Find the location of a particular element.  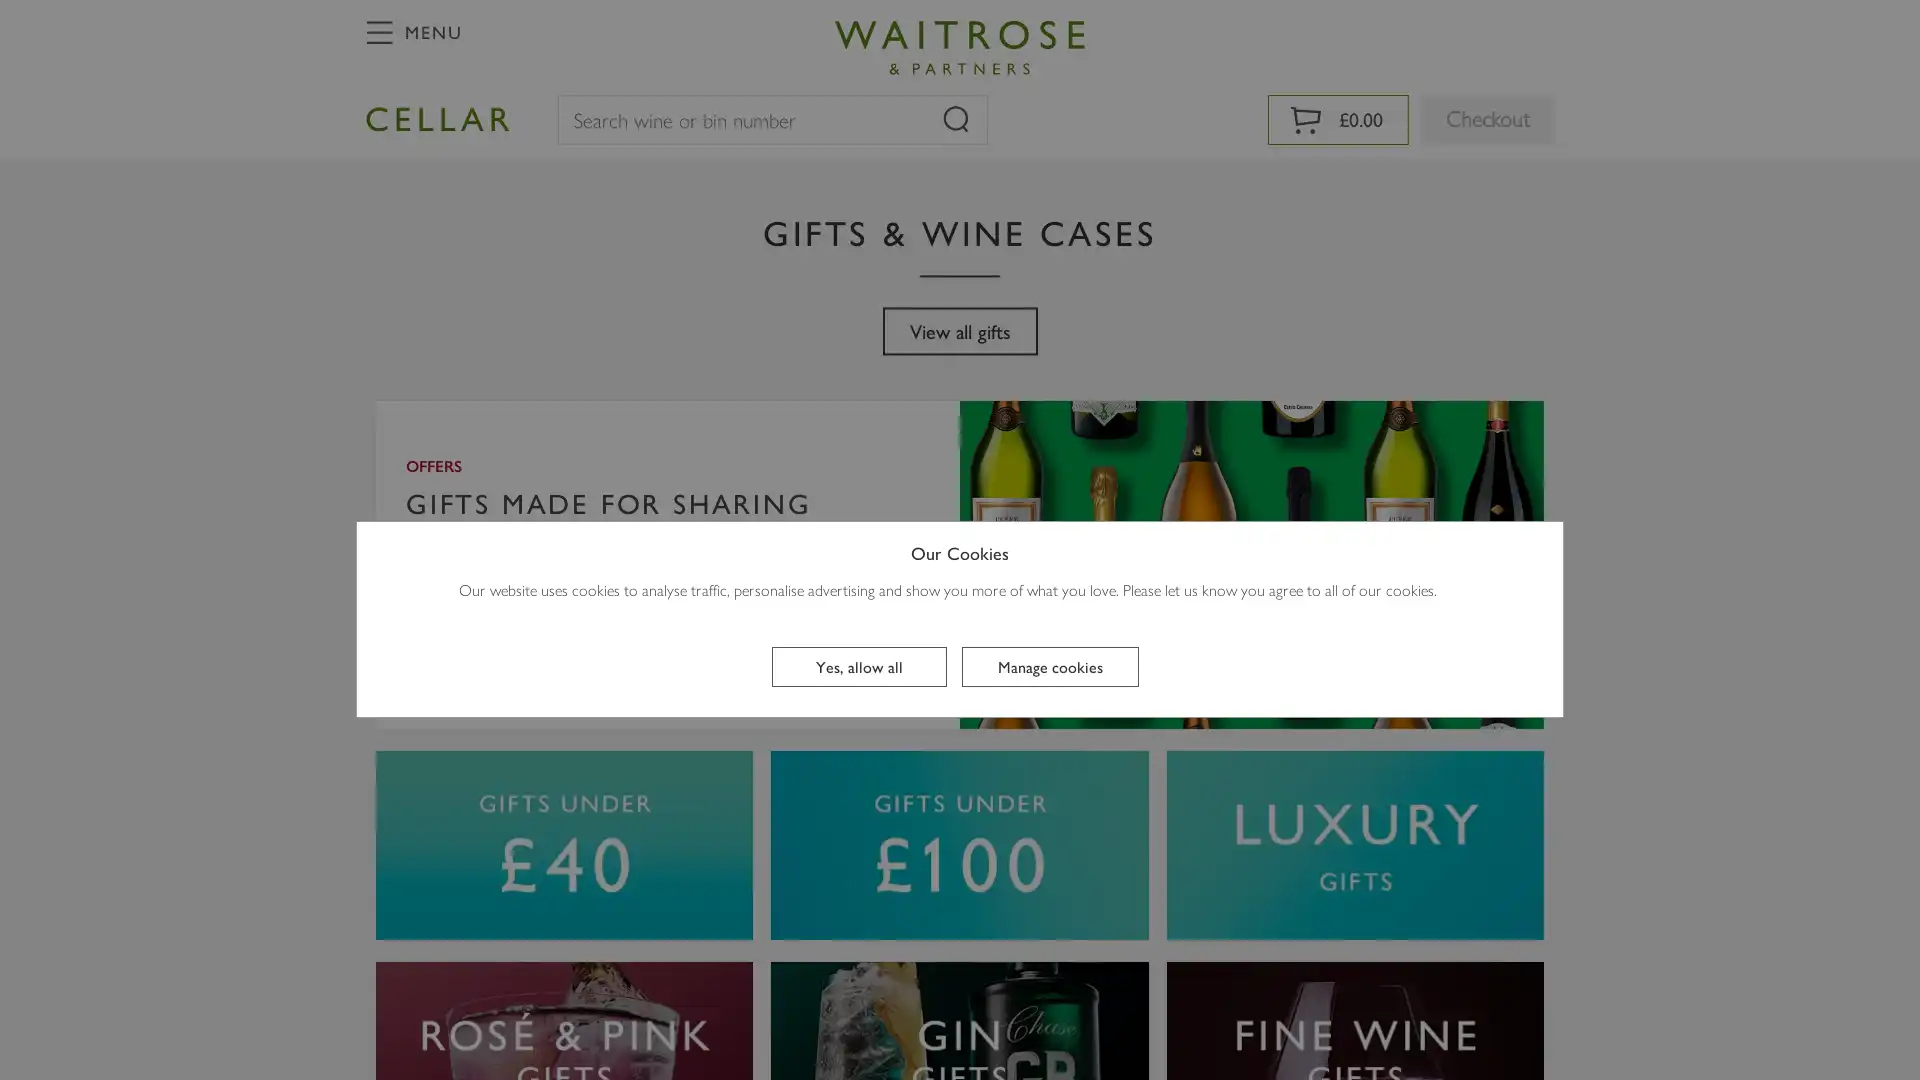

Manage cookies is located at coordinates (1048, 667).